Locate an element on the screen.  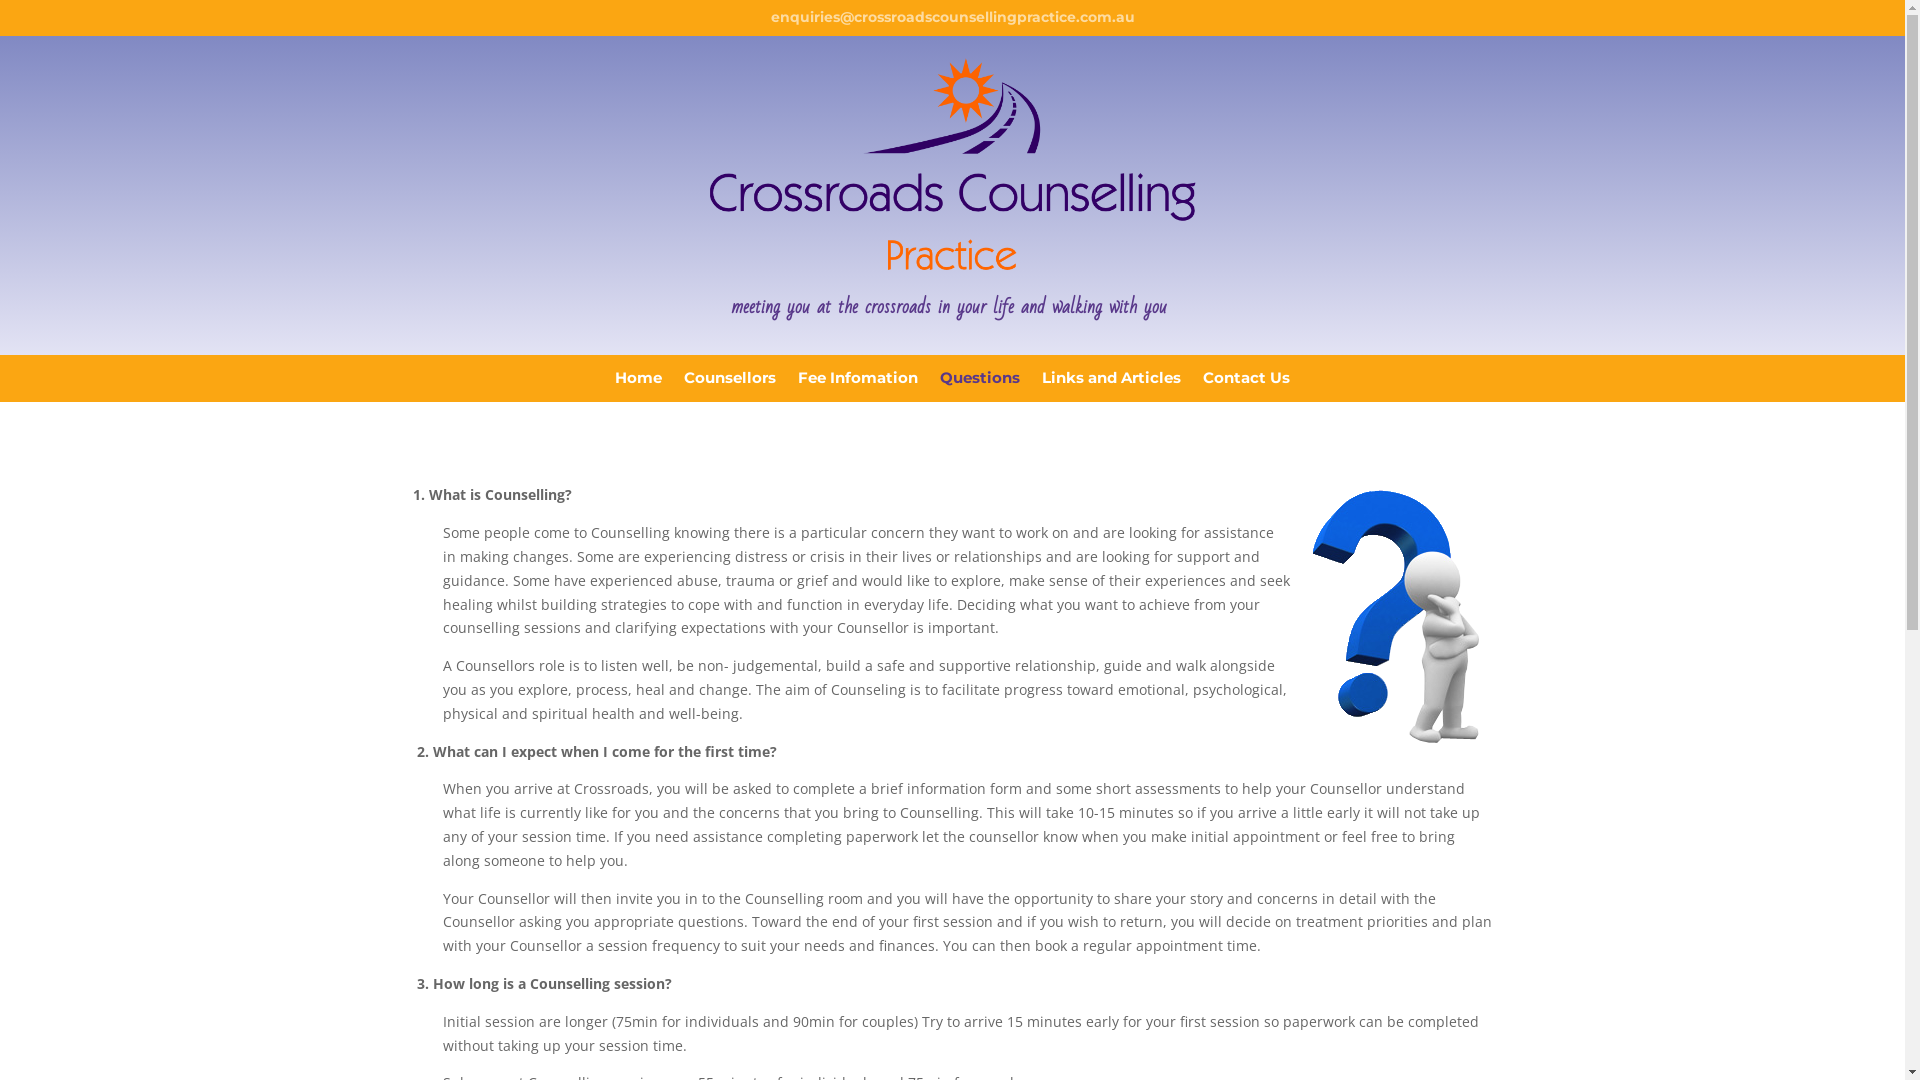
'Questions' is located at coordinates (979, 381).